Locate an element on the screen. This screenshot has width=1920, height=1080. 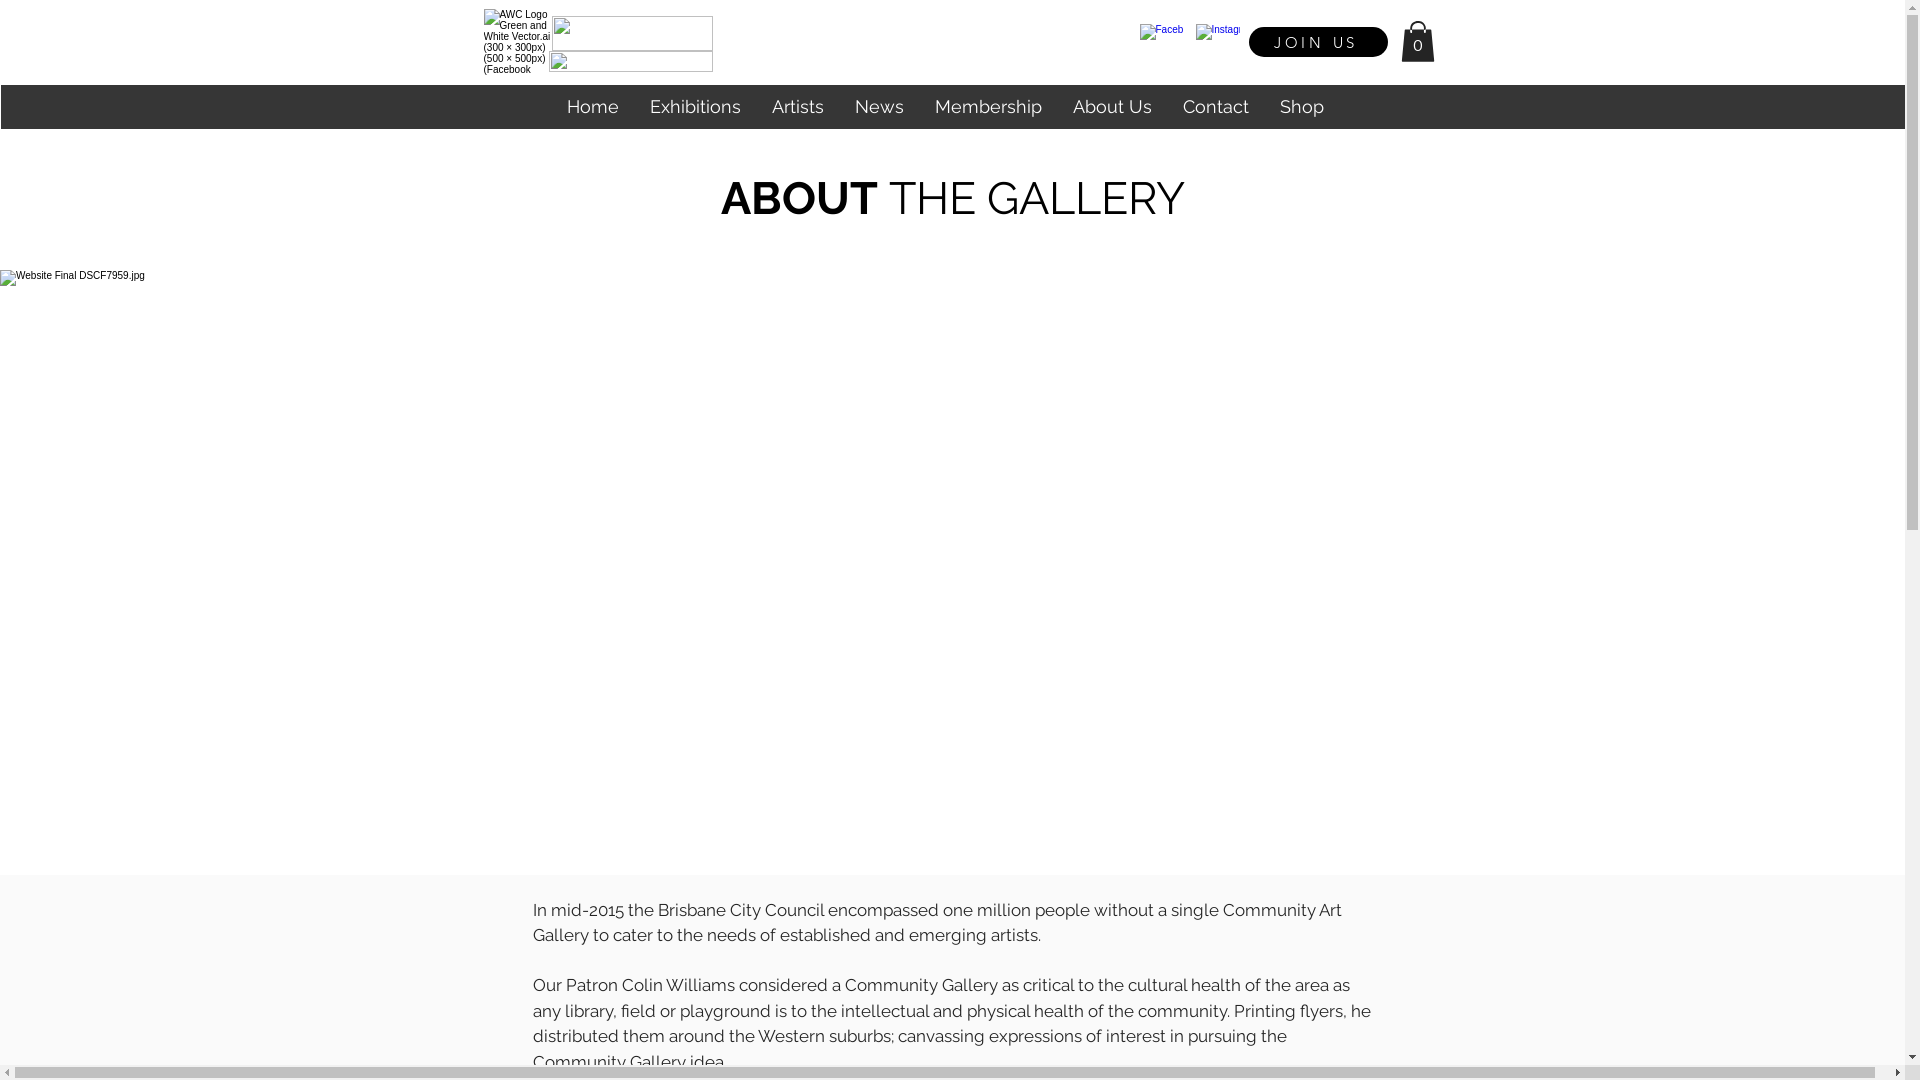
'Contact' is located at coordinates (1166, 107).